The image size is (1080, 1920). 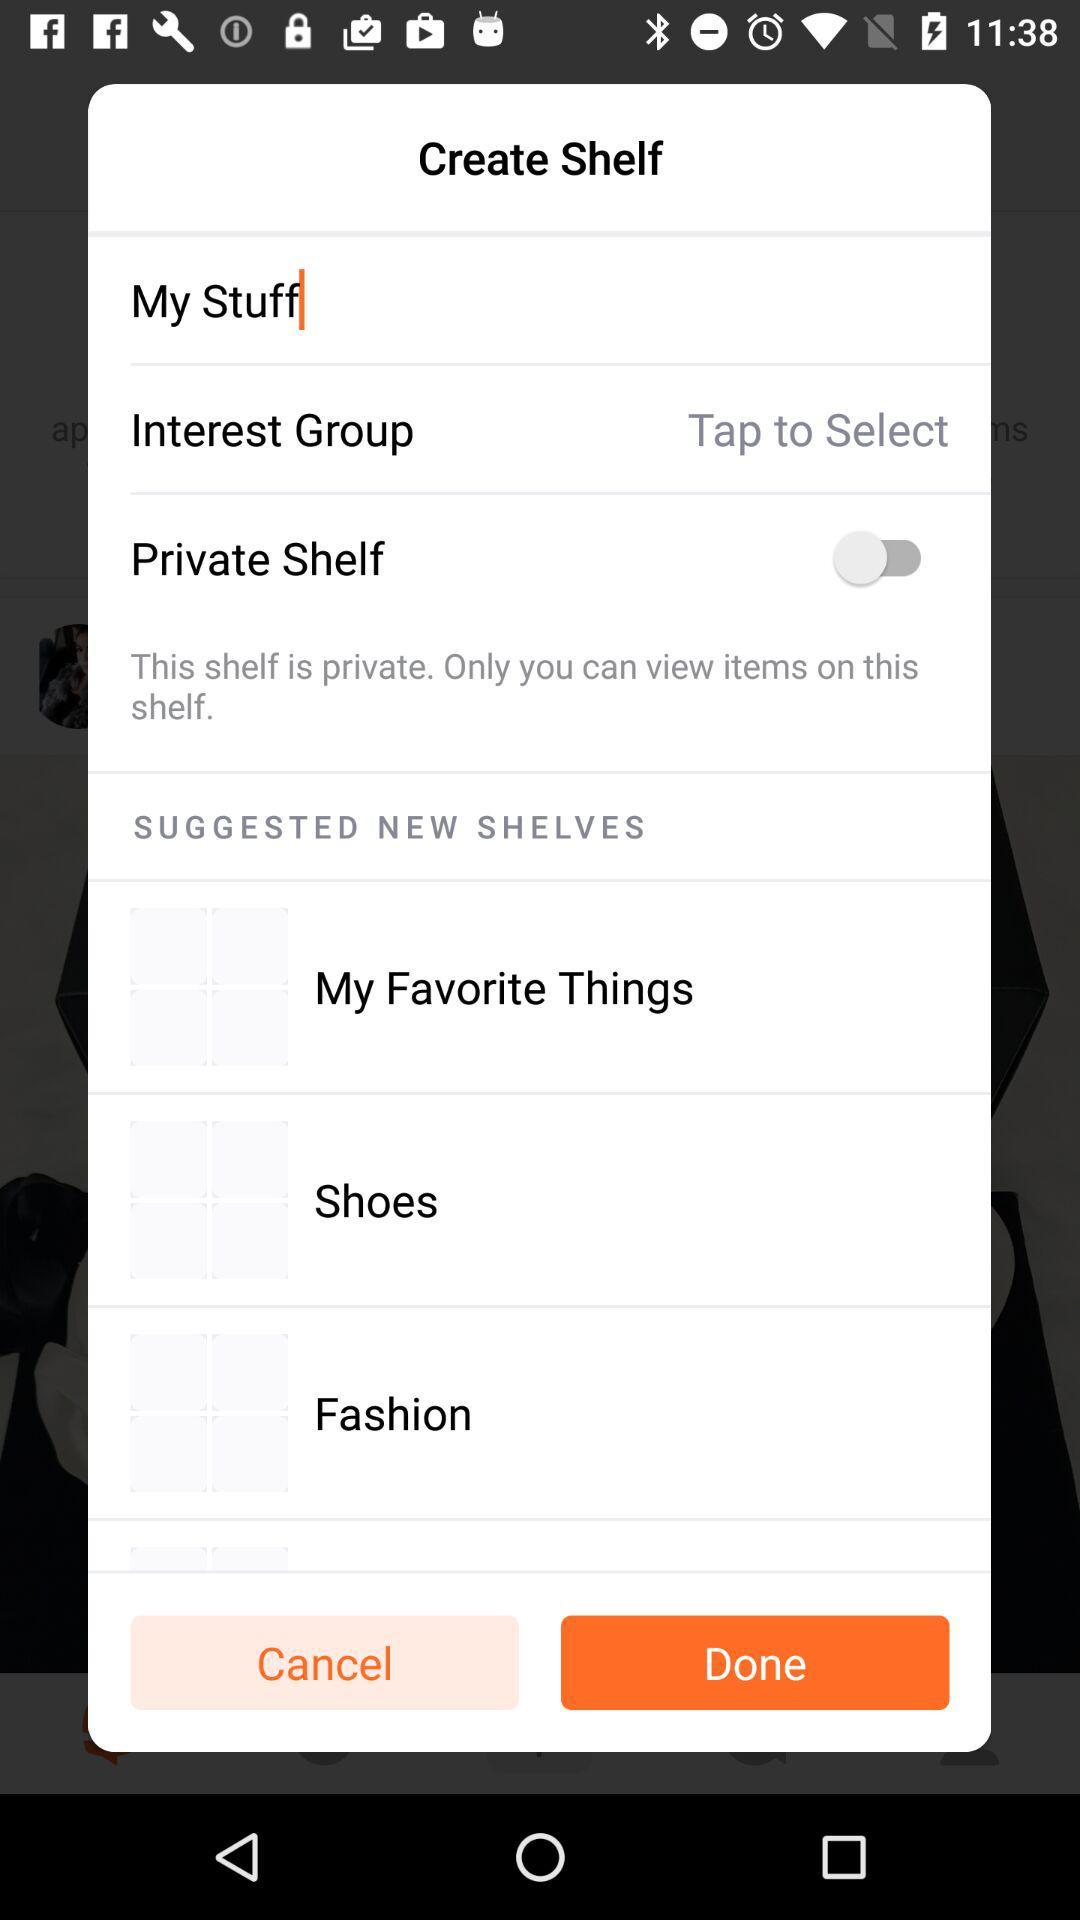 I want to click on turn on private shelf, so click(x=886, y=557).